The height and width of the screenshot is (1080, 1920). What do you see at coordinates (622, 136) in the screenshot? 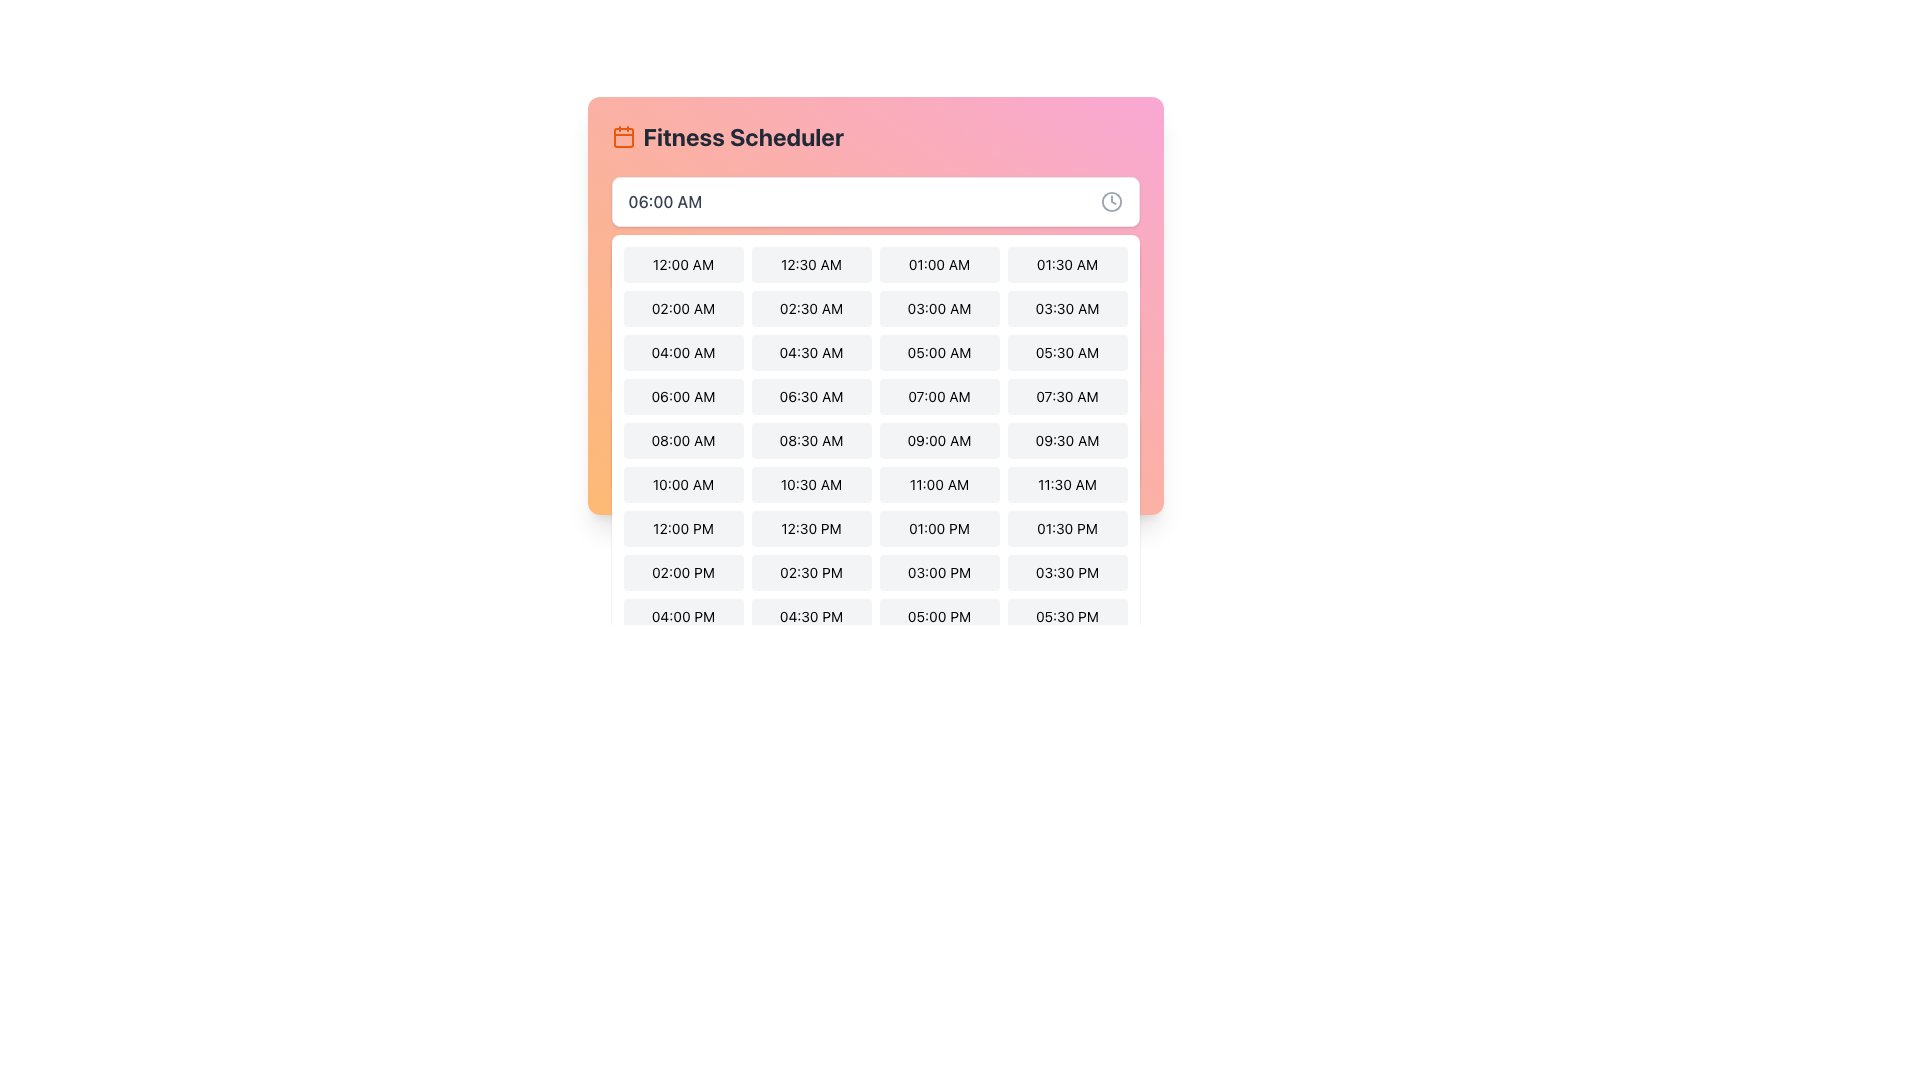
I see `the small calendar-shaped icon filled with solid orange color located to the left of the 'Fitness Scheduler' text in the header` at bounding box center [622, 136].